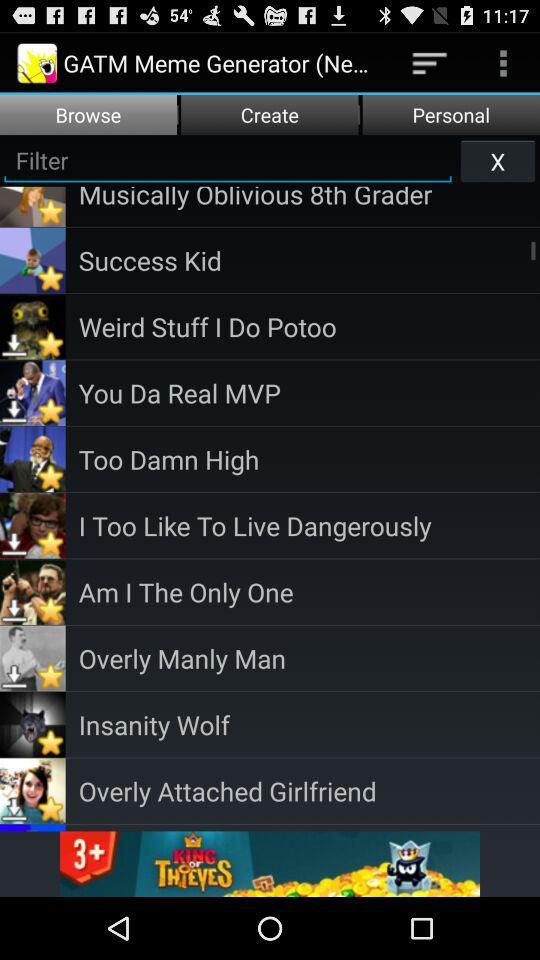 This screenshot has height=960, width=540. I want to click on see advert, so click(270, 863).